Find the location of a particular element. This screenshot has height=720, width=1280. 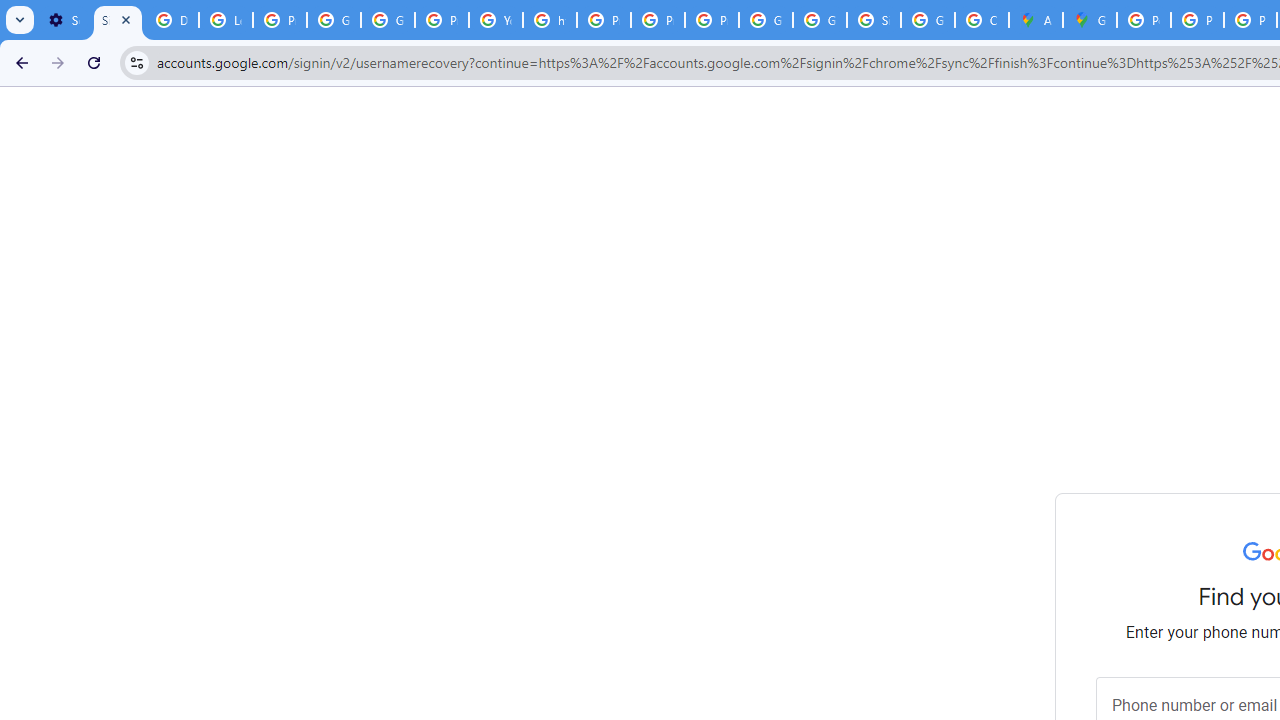

'Delete photos & videos - Computer - Google Photos Help' is located at coordinates (171, 20).